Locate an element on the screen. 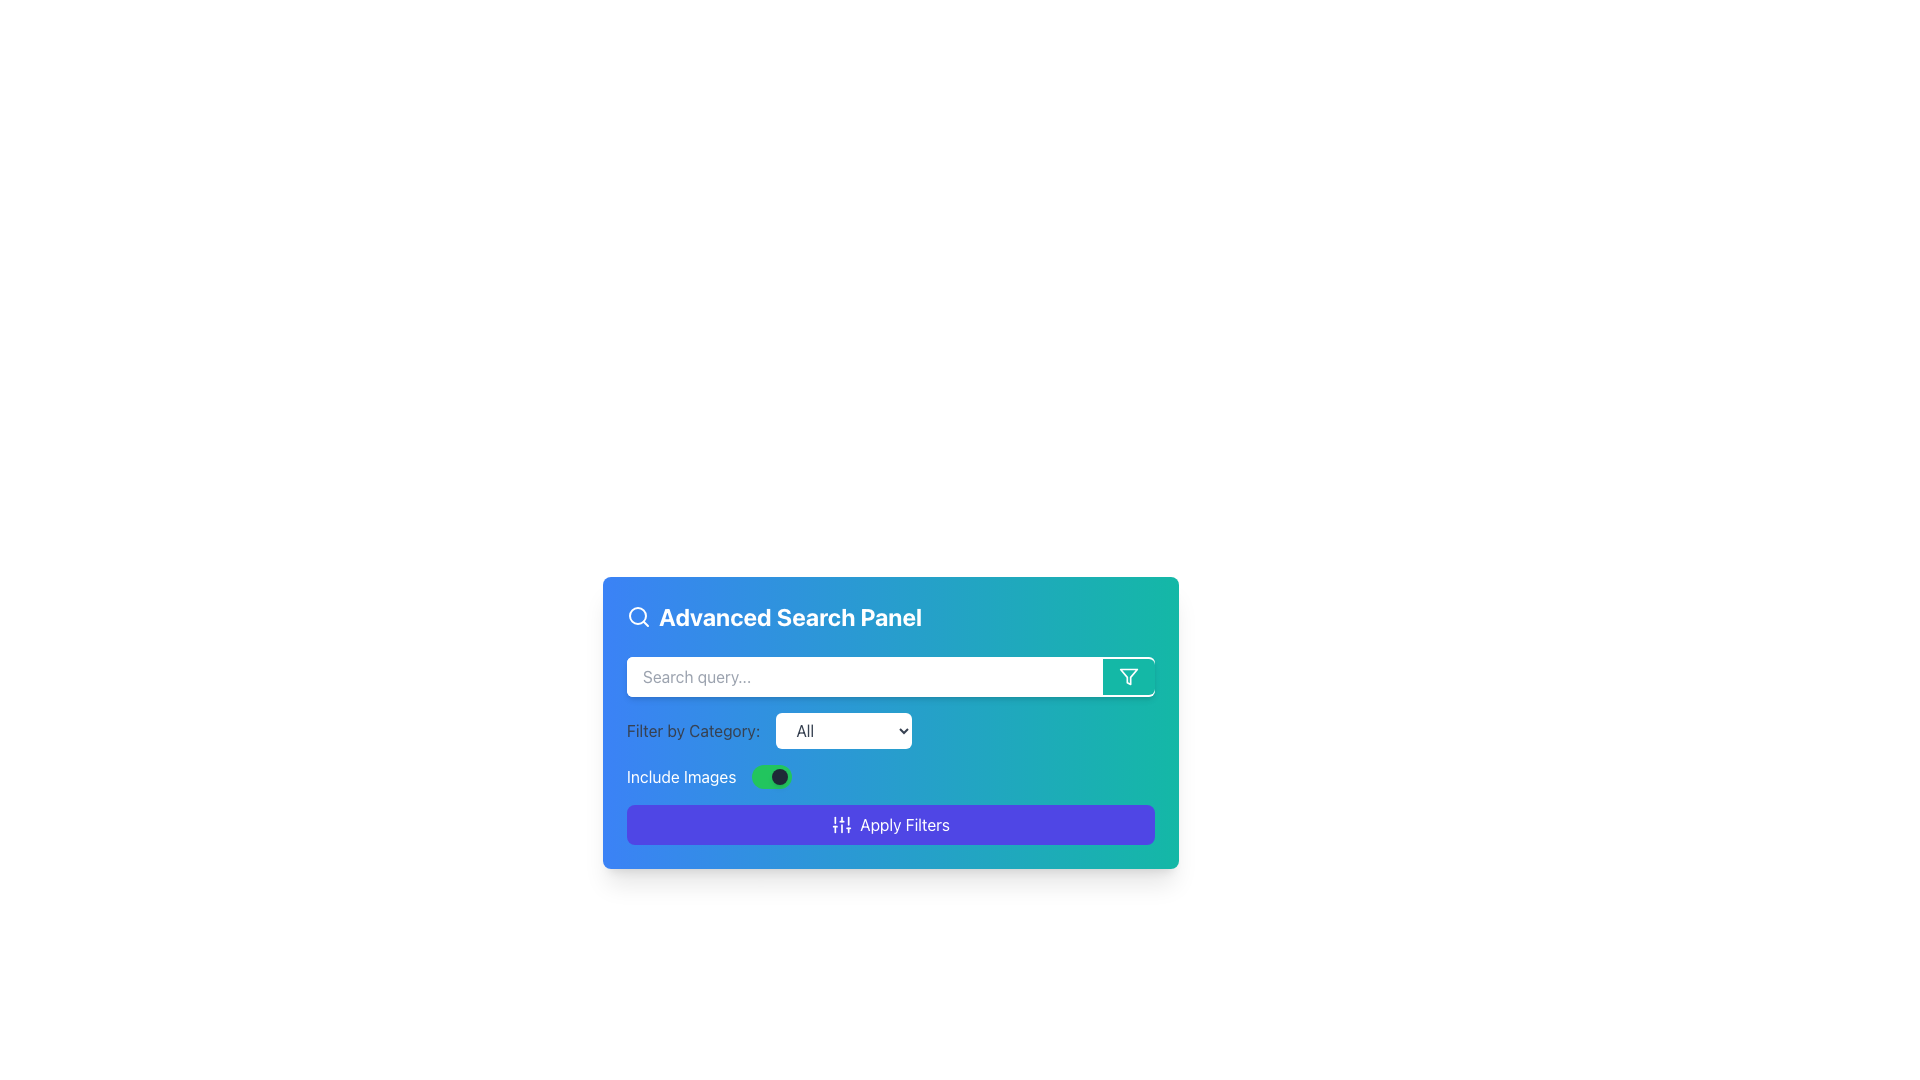 The image size is (1920, 1080). the Toggle Marker of the 'Include Images' toggle switch in the Advanced Search Panel, which indicates the 'active' state is located at coordinates (779, 775).